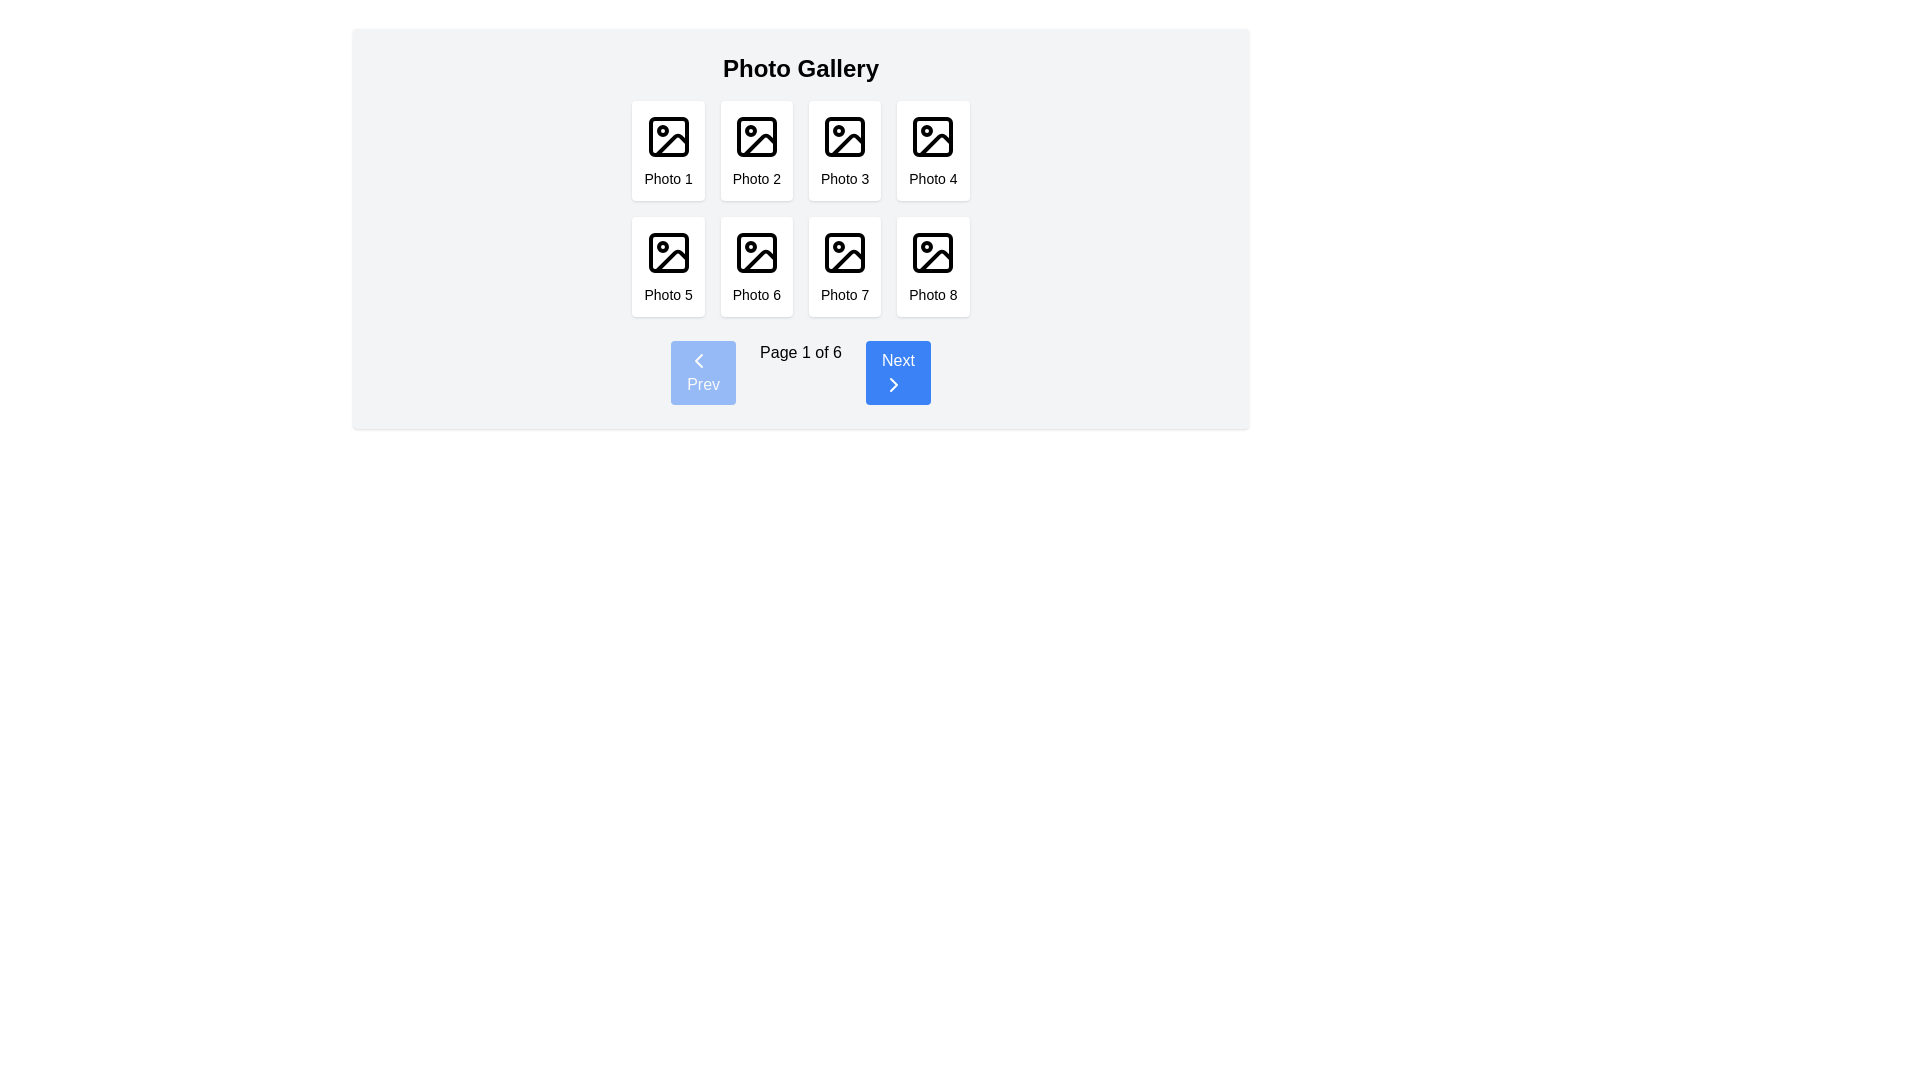  What do you see at coordinates (932, 177) in the screenshot?
I see `text content of the 'Photo 4' label located beneath the icon in the fourth card of the gallery view` at bounding box center [932, 177].